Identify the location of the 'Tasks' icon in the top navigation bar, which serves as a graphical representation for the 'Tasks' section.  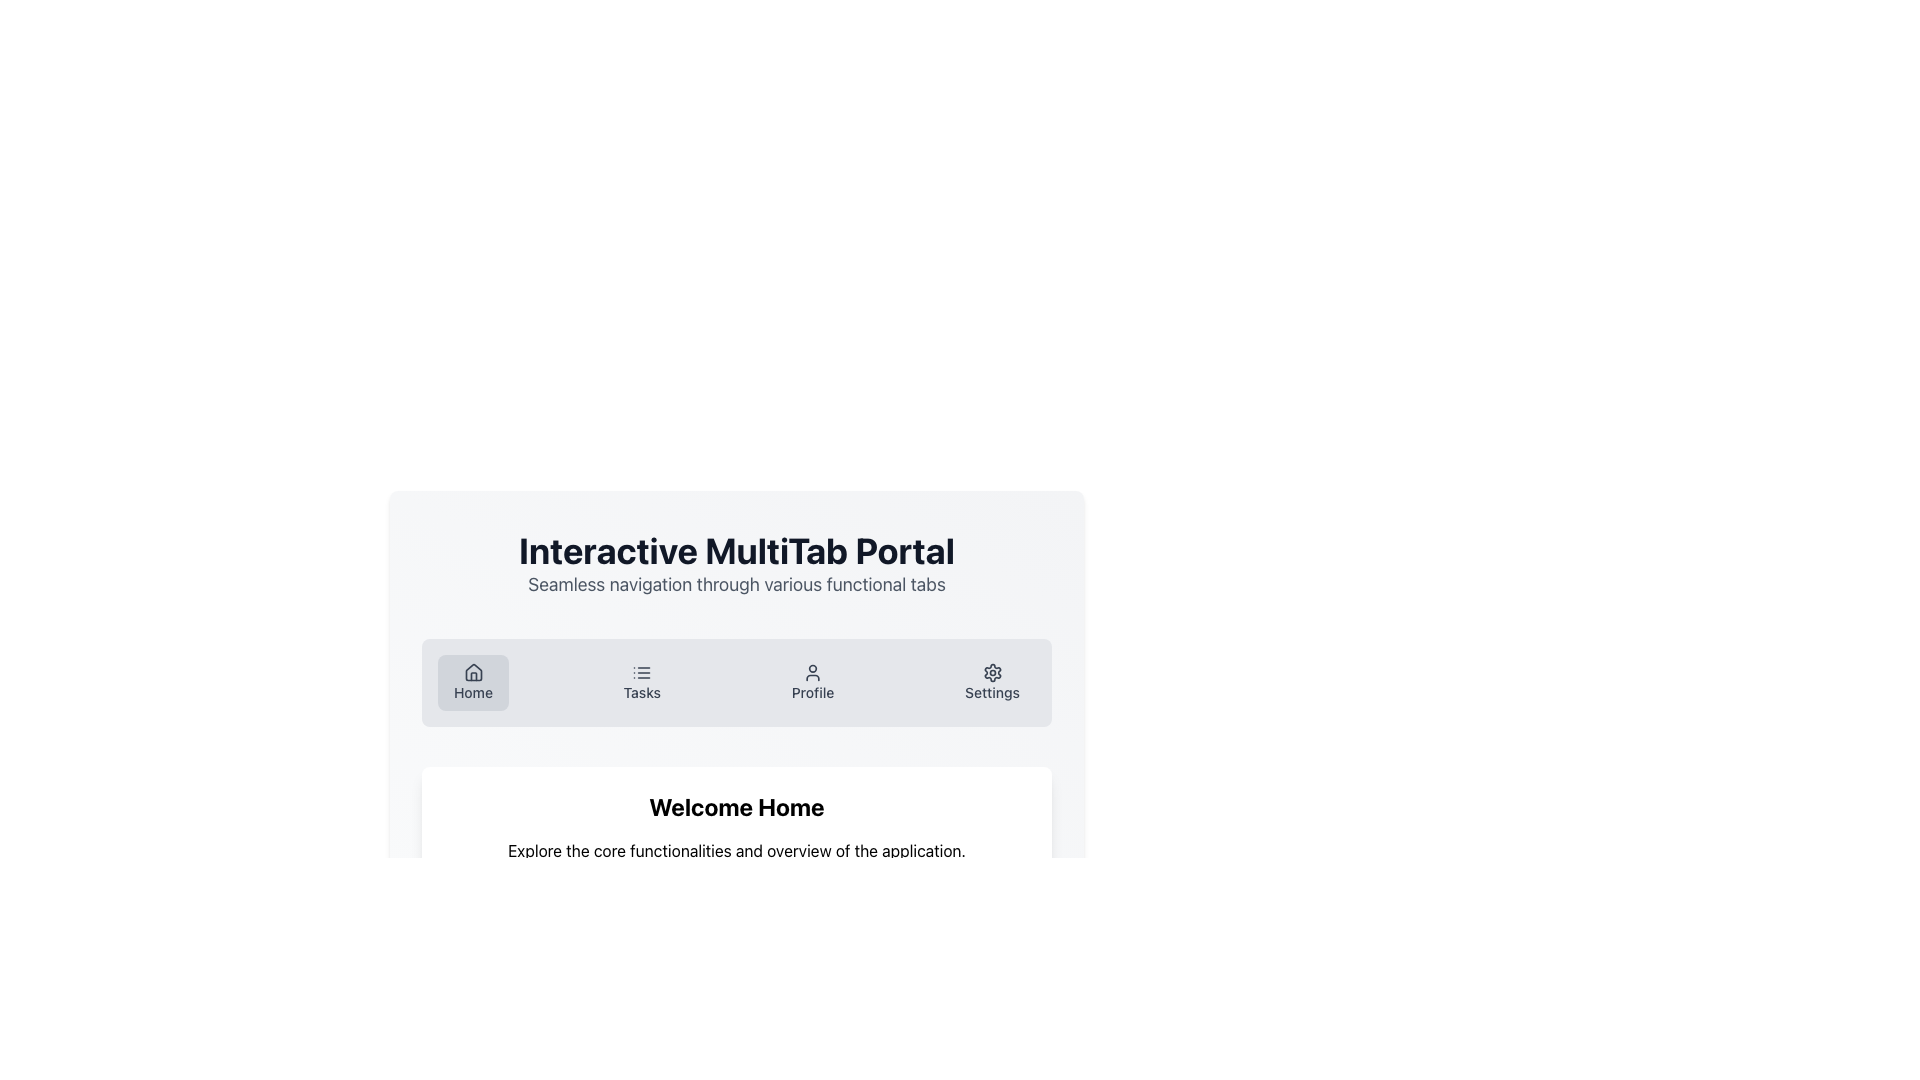
(642, 672).